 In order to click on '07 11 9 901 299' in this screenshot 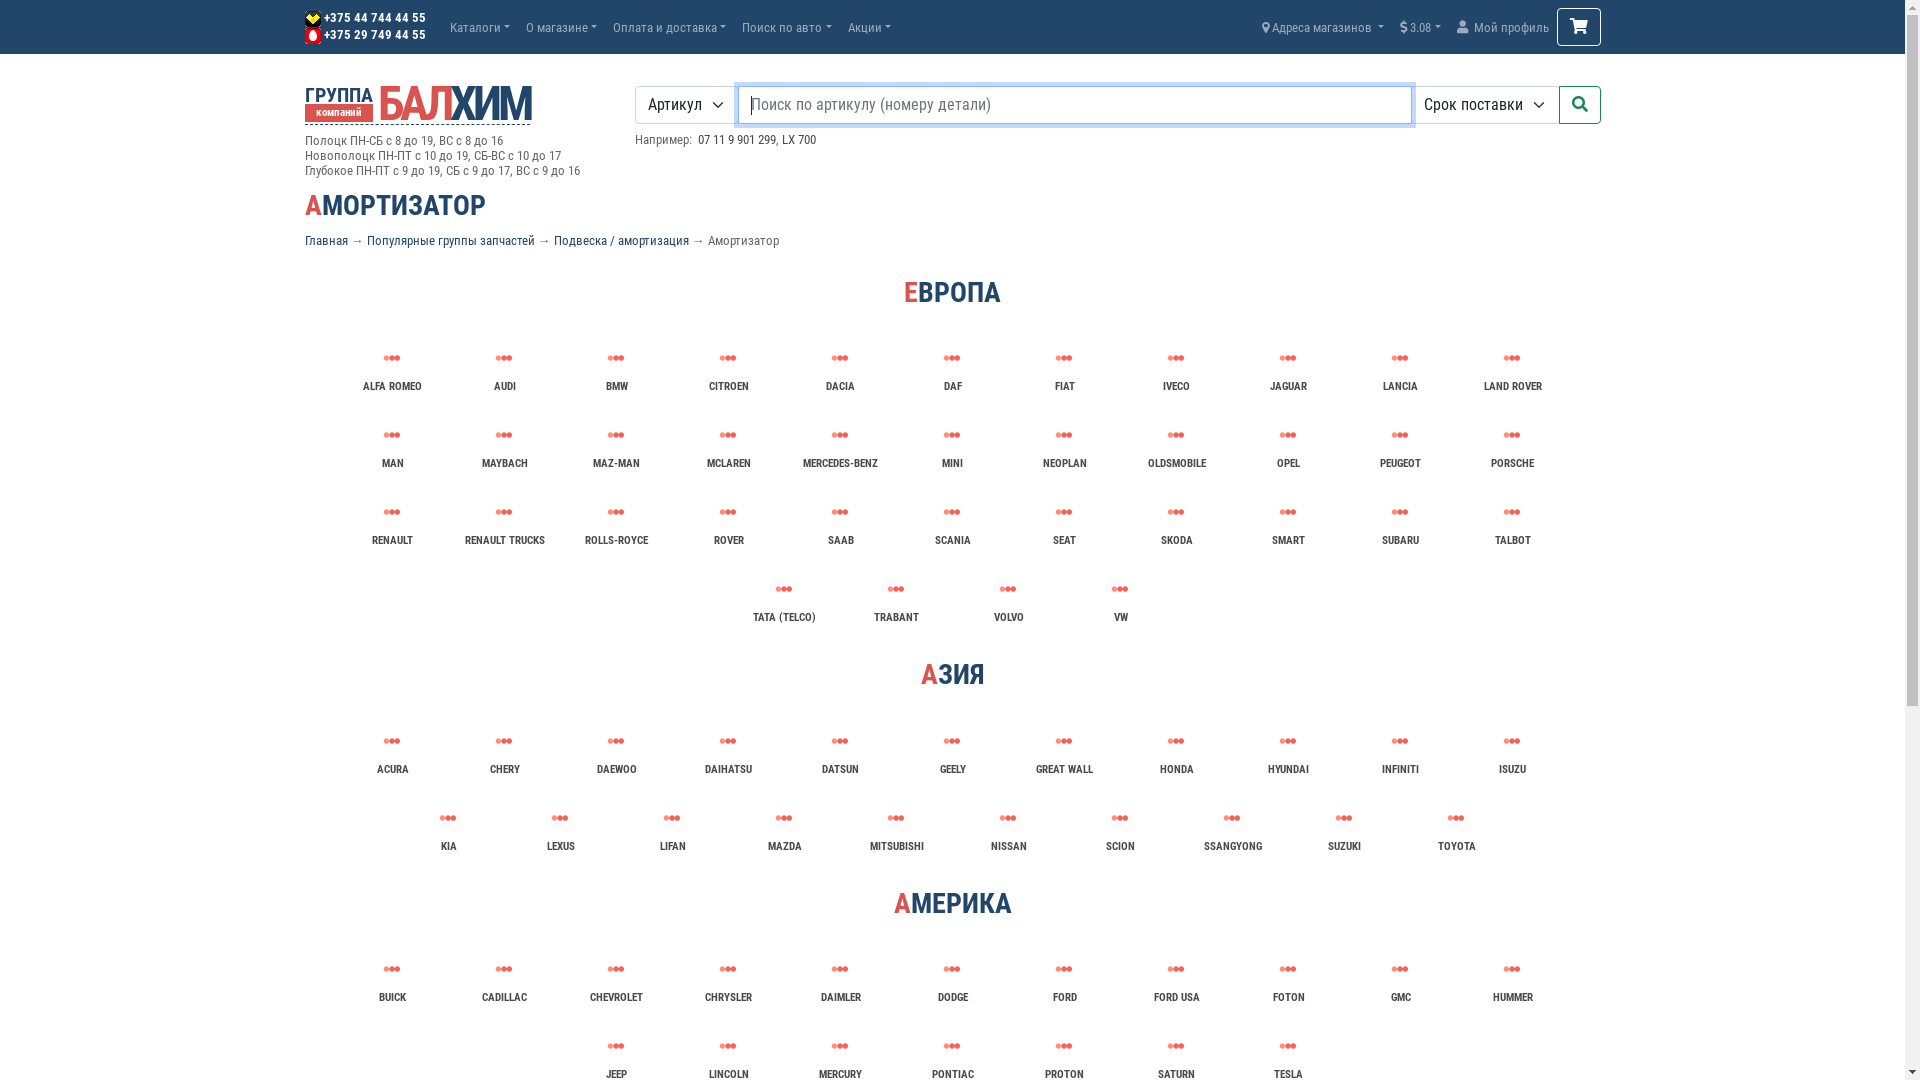, I will do `click(736, 138)`.